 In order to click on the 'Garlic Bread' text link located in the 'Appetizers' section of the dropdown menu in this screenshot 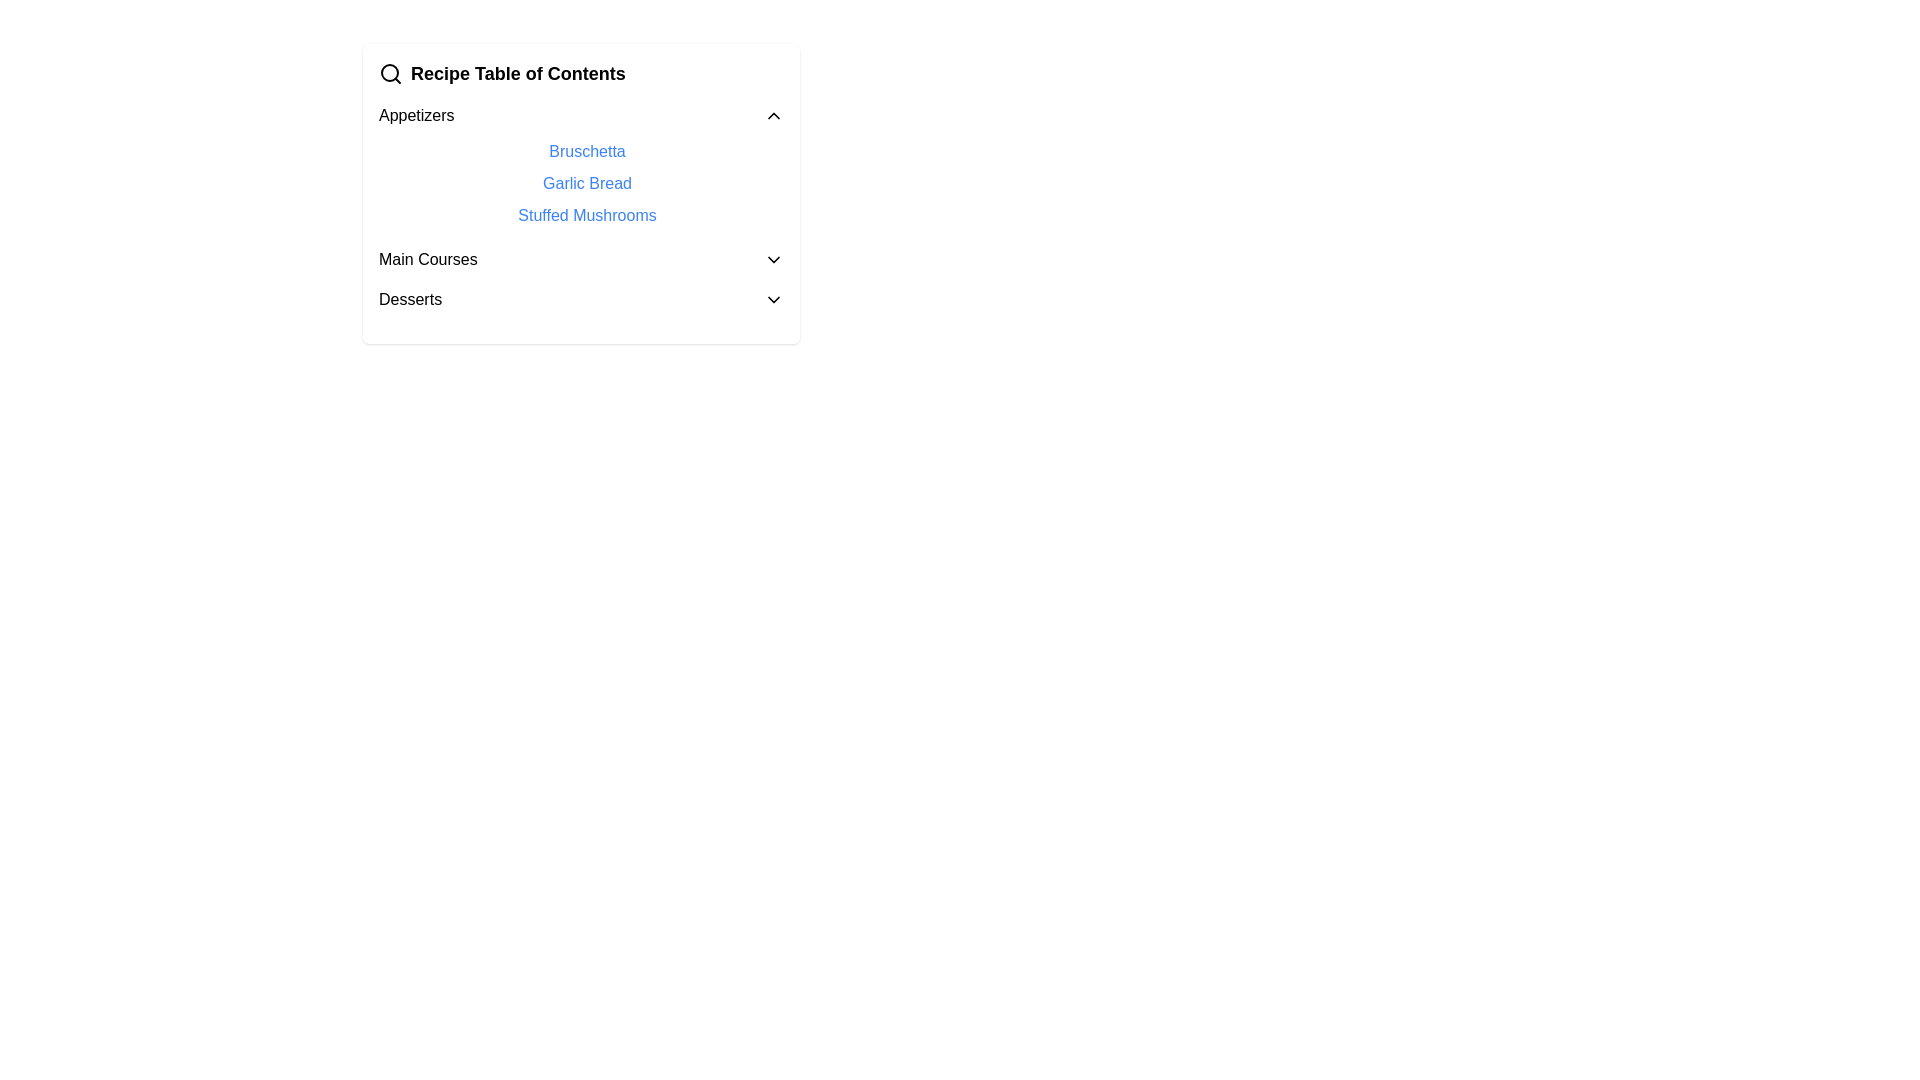, I will do `click(588, 184)`.